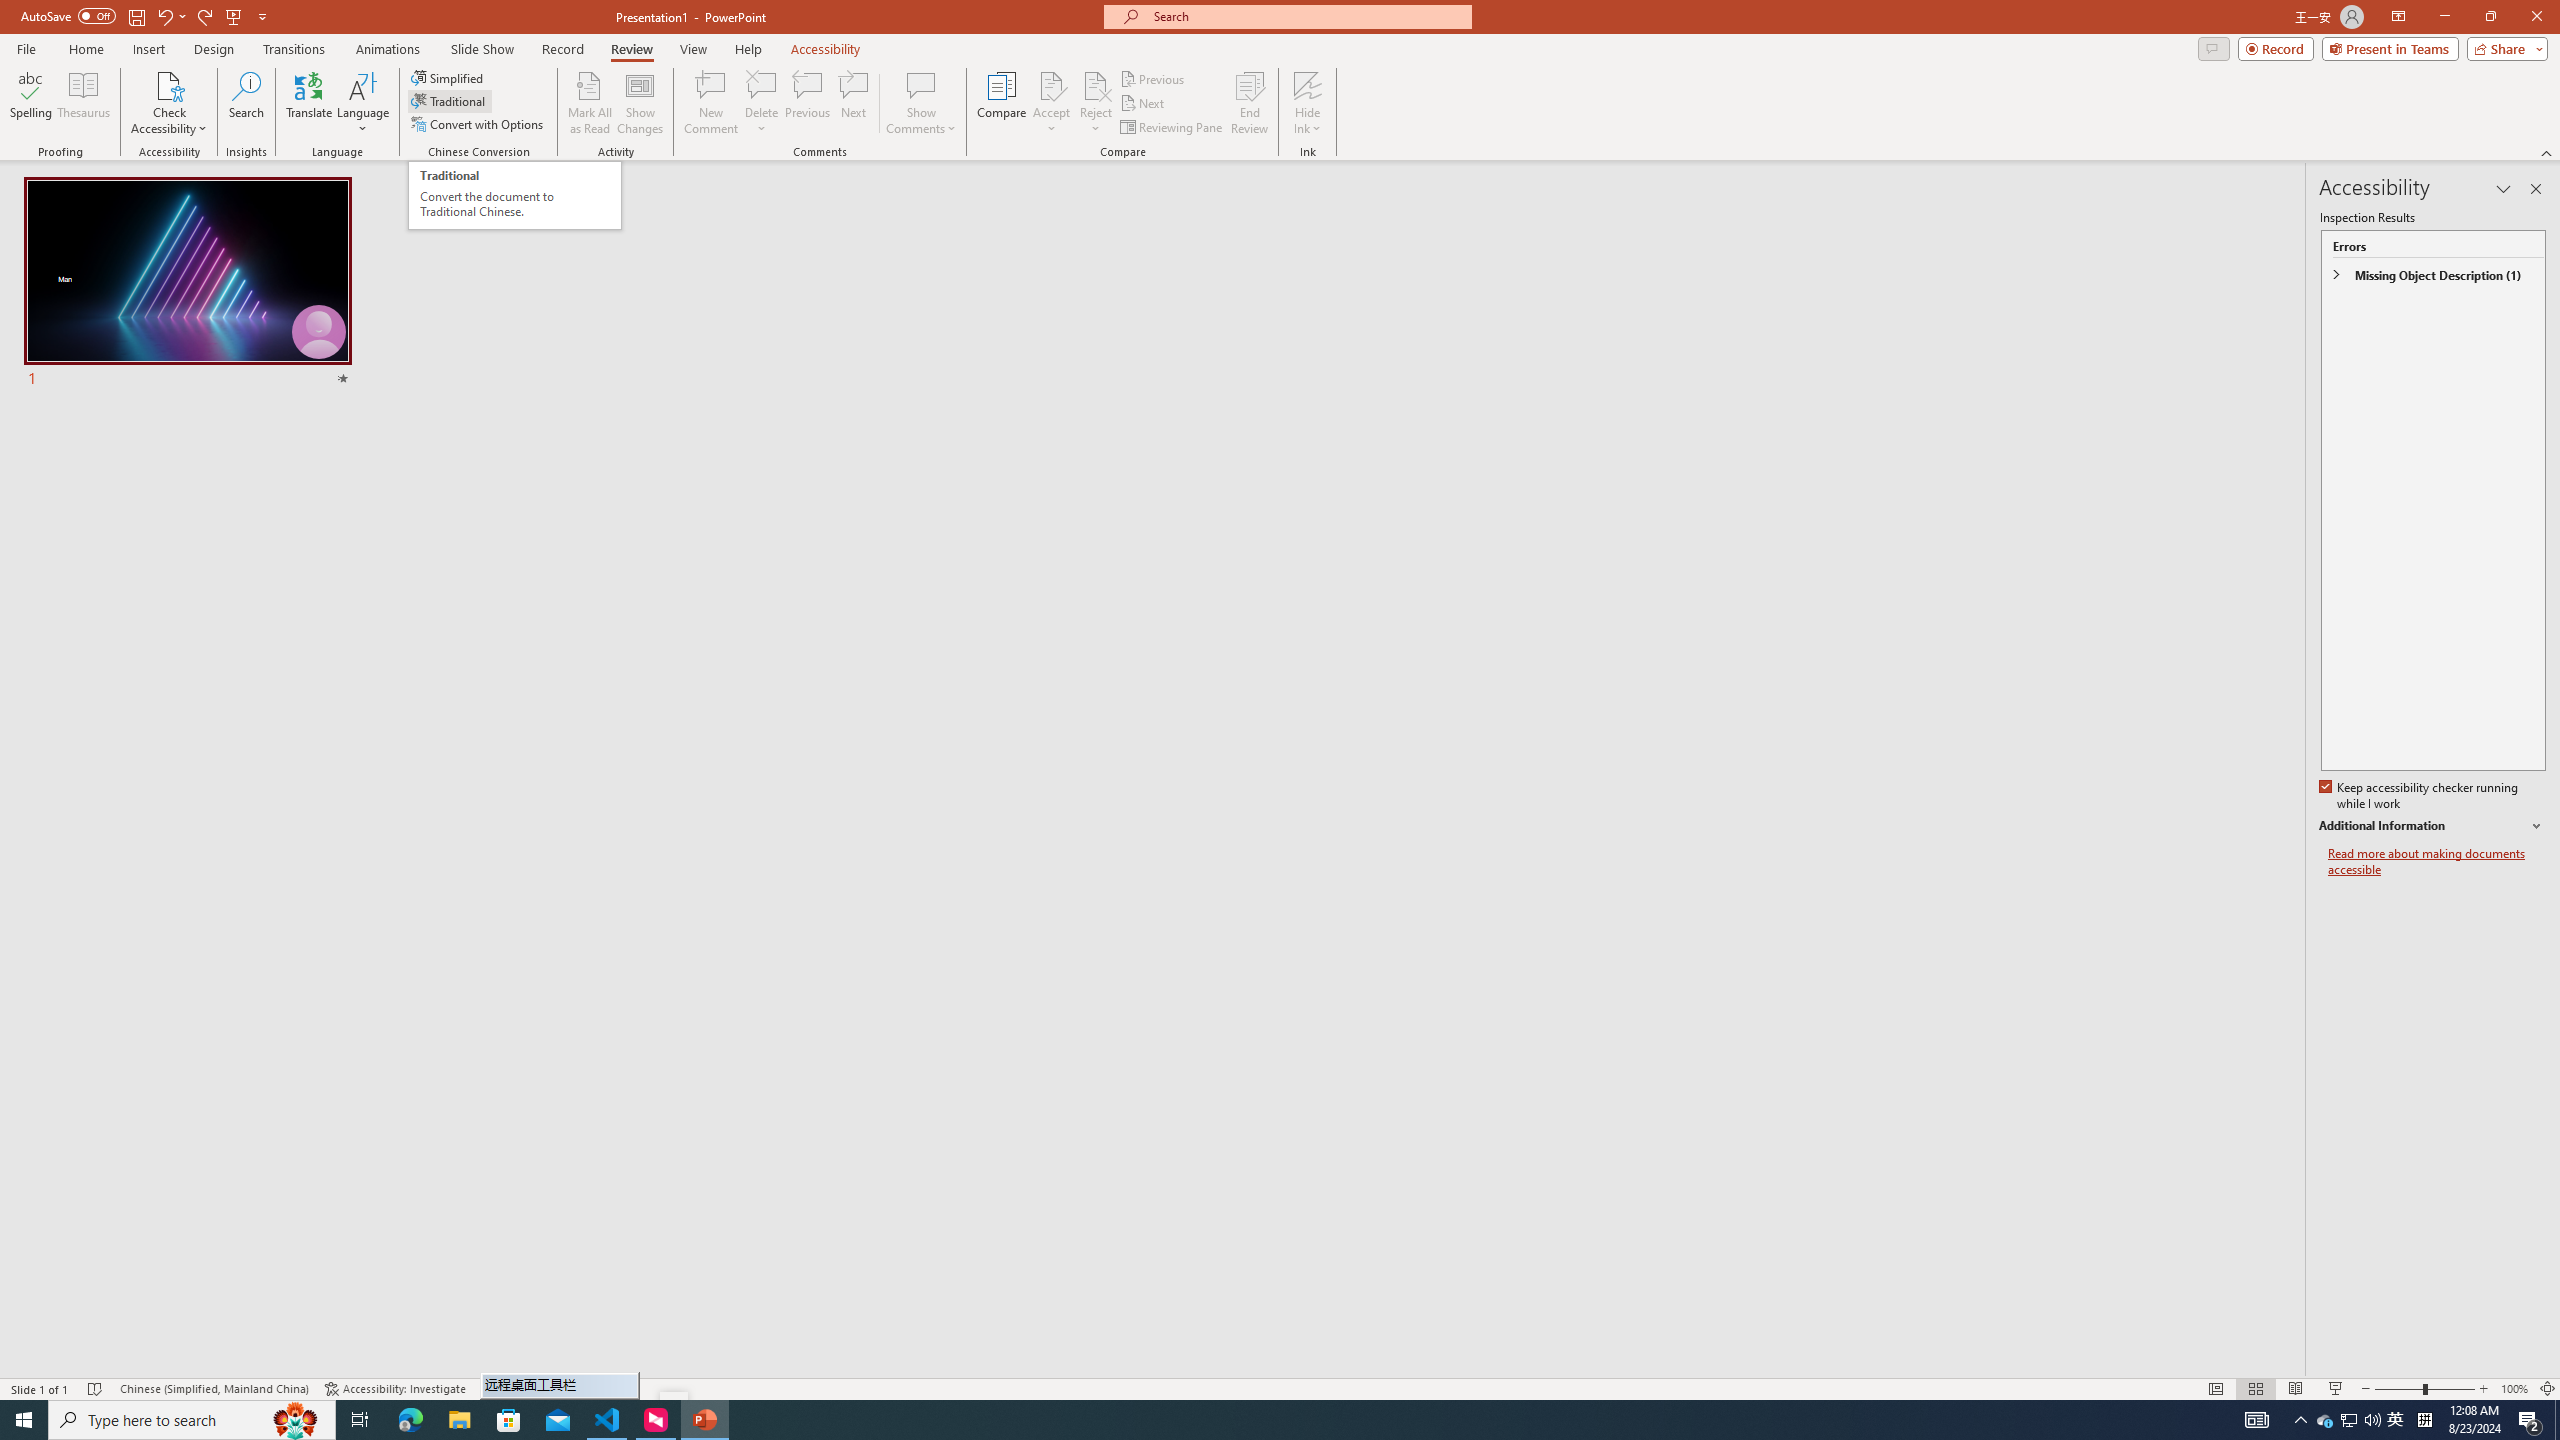 The height and width of the screenshot is (1440, 2560). I want to click on 'Delete', so click(761, 103).